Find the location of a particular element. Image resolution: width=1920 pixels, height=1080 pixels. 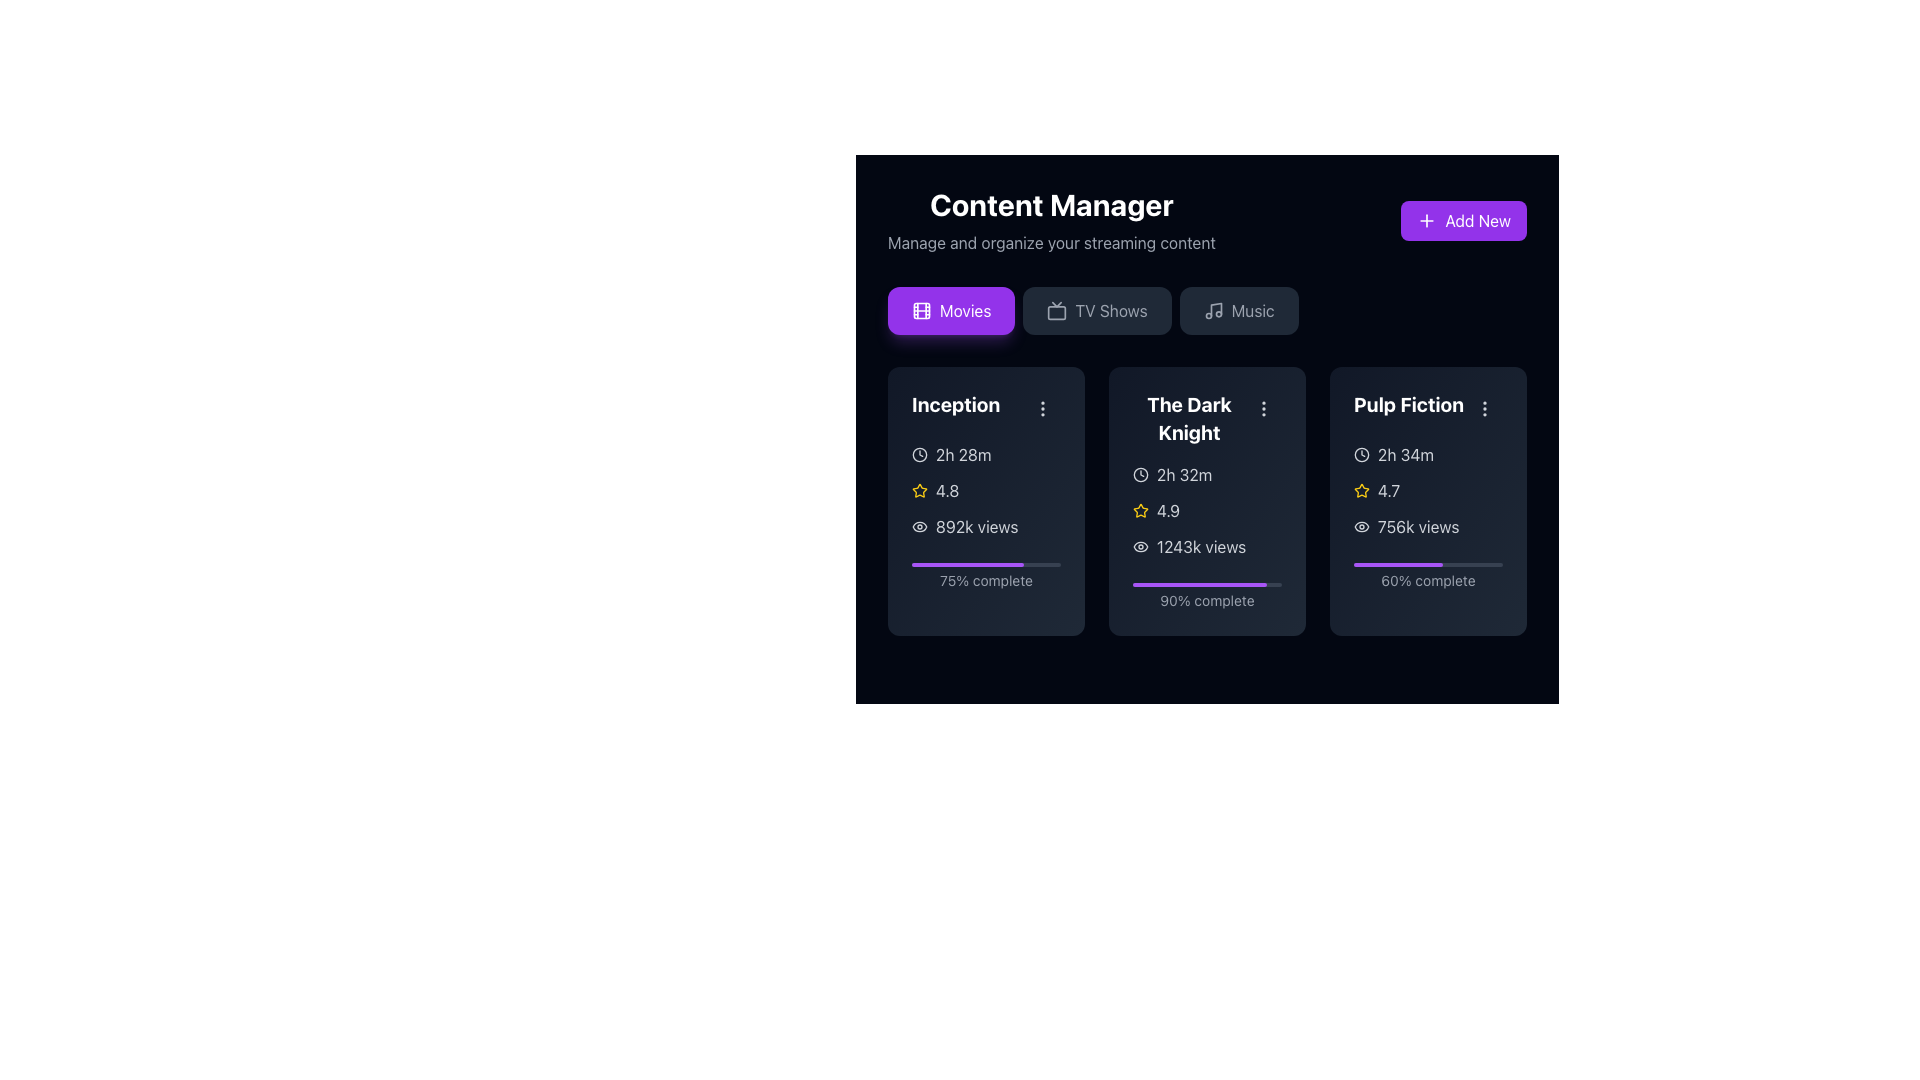

the horizontal progress bar with a gray background and rounded corners for the movie 'Inception', which shows approximately 75% complete progress is located at coordinates (986, 564).